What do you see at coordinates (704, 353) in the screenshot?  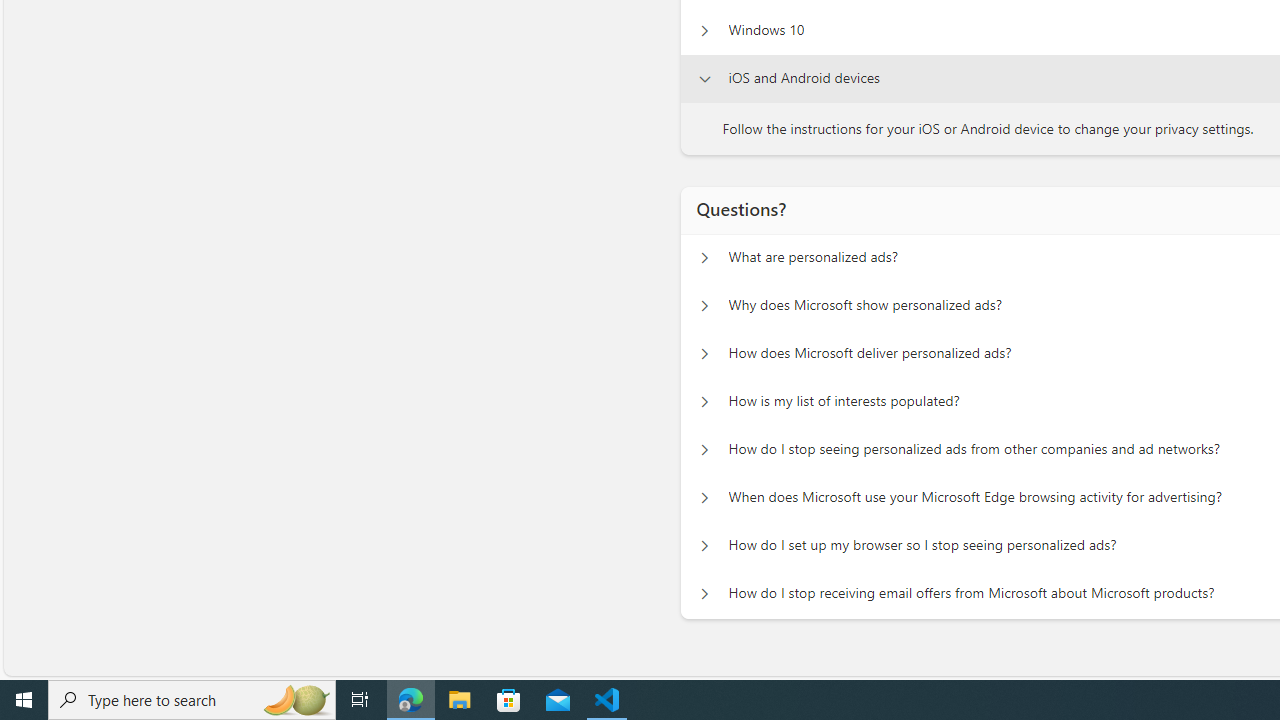 I see `'Questions? How does Microsoft deliver personalized ads?'` at bounding box center [704, 353].